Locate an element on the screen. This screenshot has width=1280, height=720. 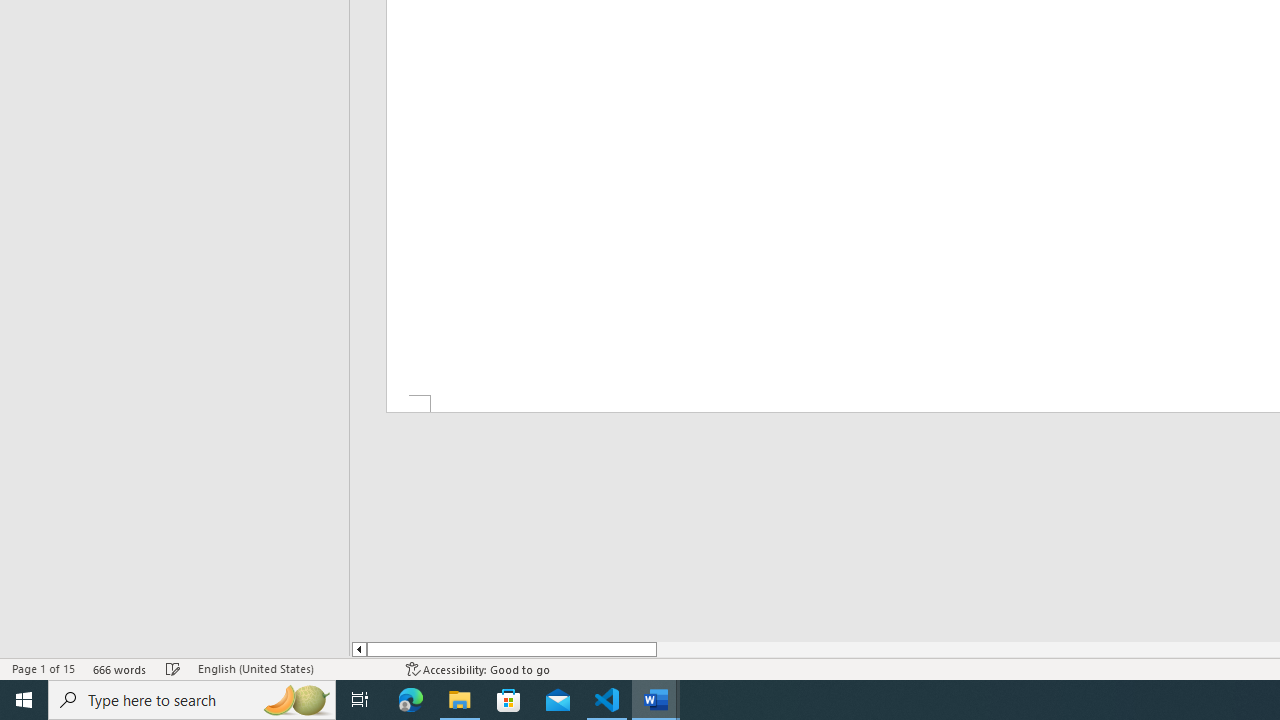
'Word Count 666 words' is located at coordinates (119, 669).